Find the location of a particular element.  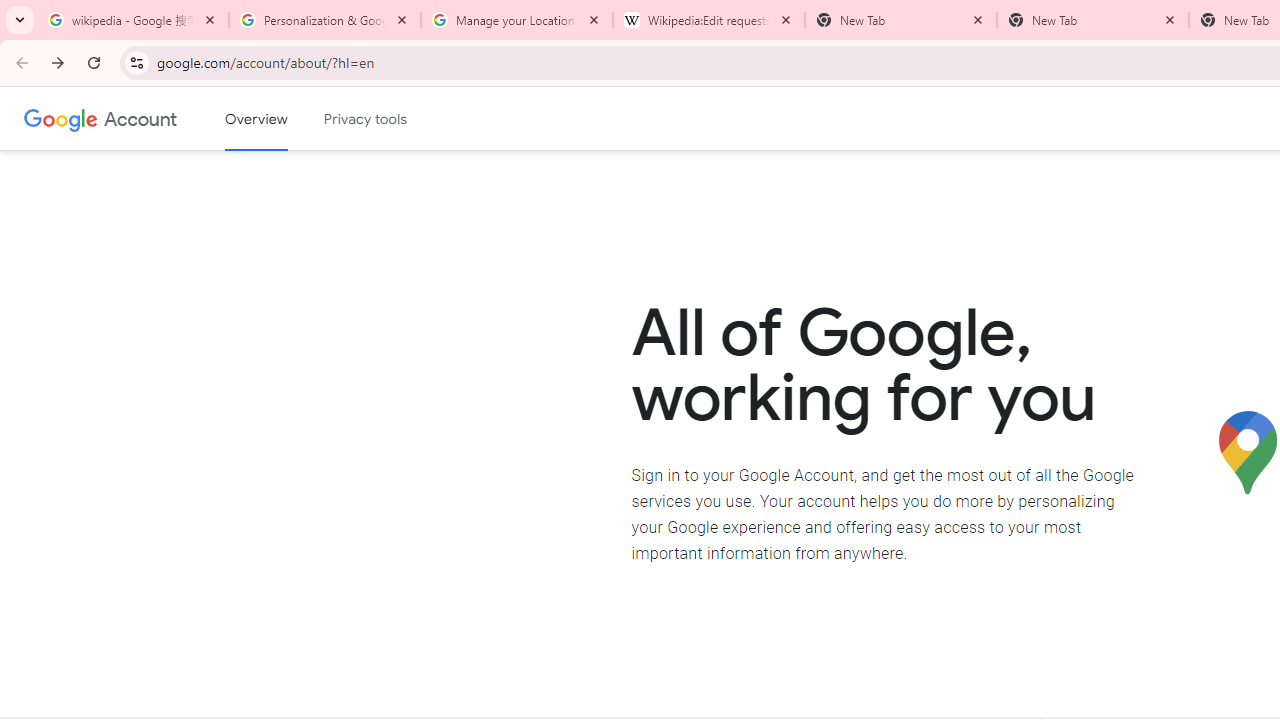

'Google Account overview' is located at coordinates (255, 119).